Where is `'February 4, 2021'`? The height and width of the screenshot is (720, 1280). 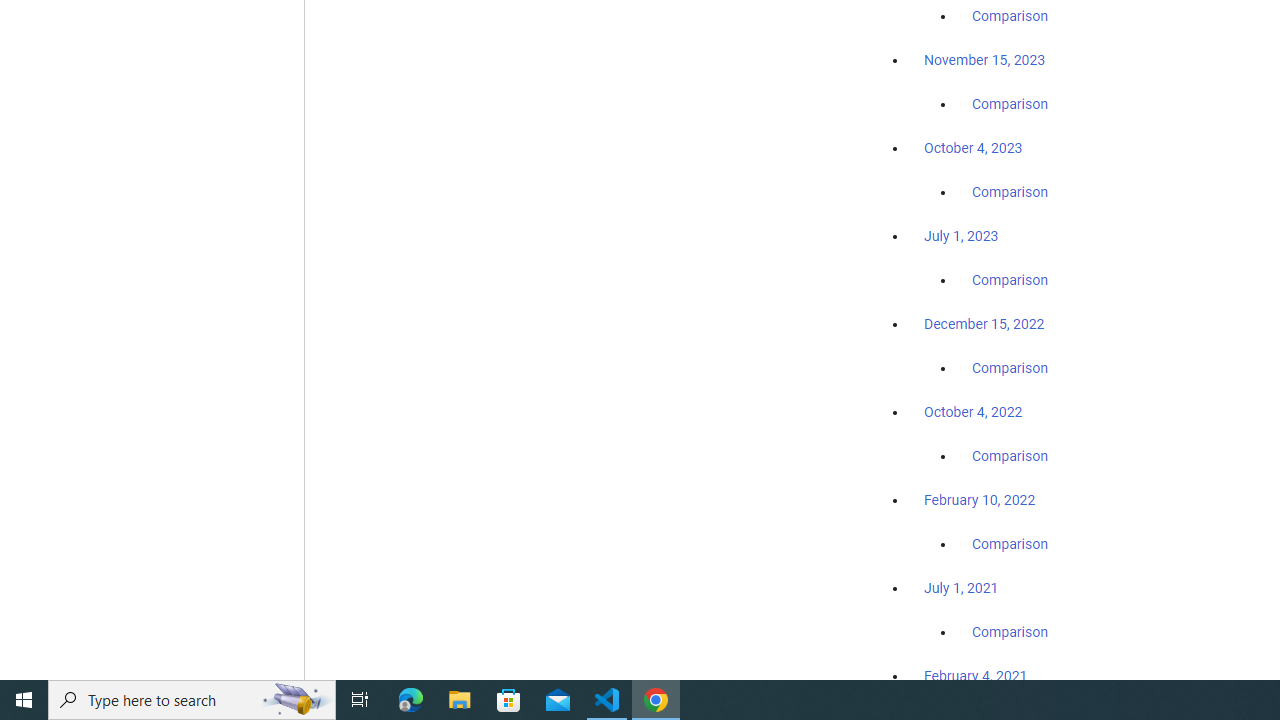
'February 4, 2021' is located at coordinates (976, 675).